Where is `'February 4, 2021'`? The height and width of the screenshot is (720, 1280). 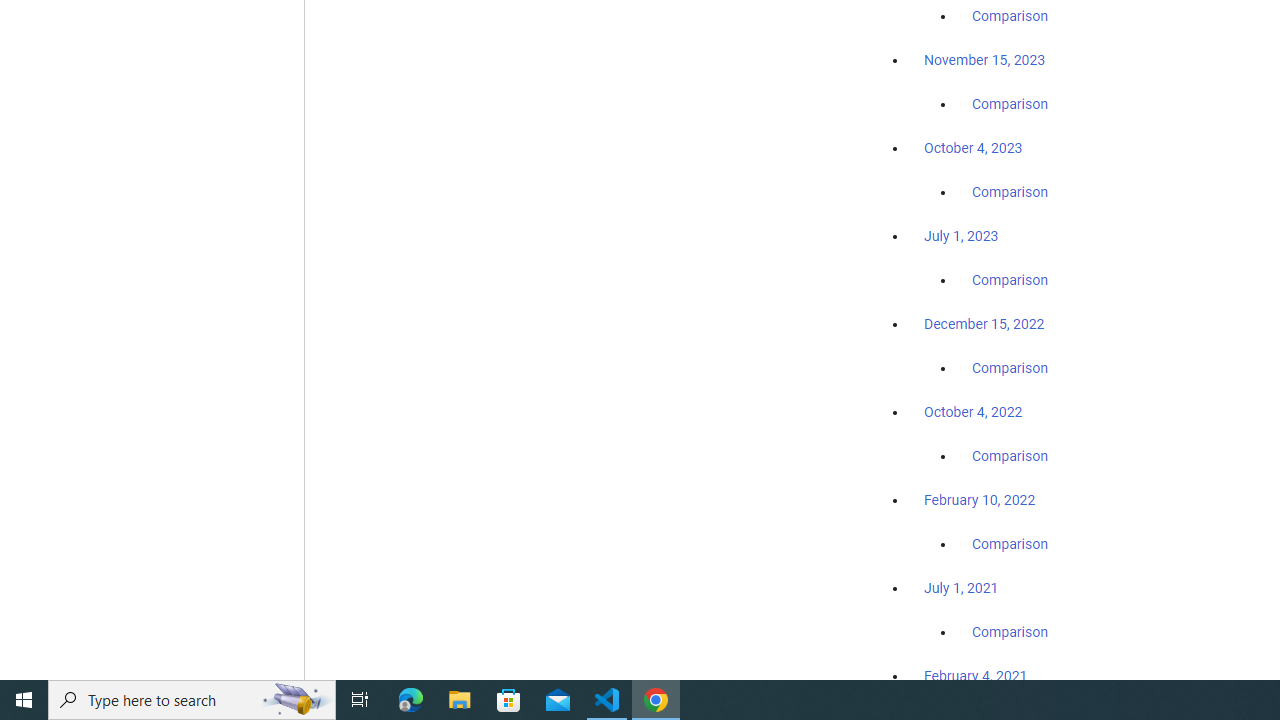
'February 4, 2021' is located at coordinates (976, 675).